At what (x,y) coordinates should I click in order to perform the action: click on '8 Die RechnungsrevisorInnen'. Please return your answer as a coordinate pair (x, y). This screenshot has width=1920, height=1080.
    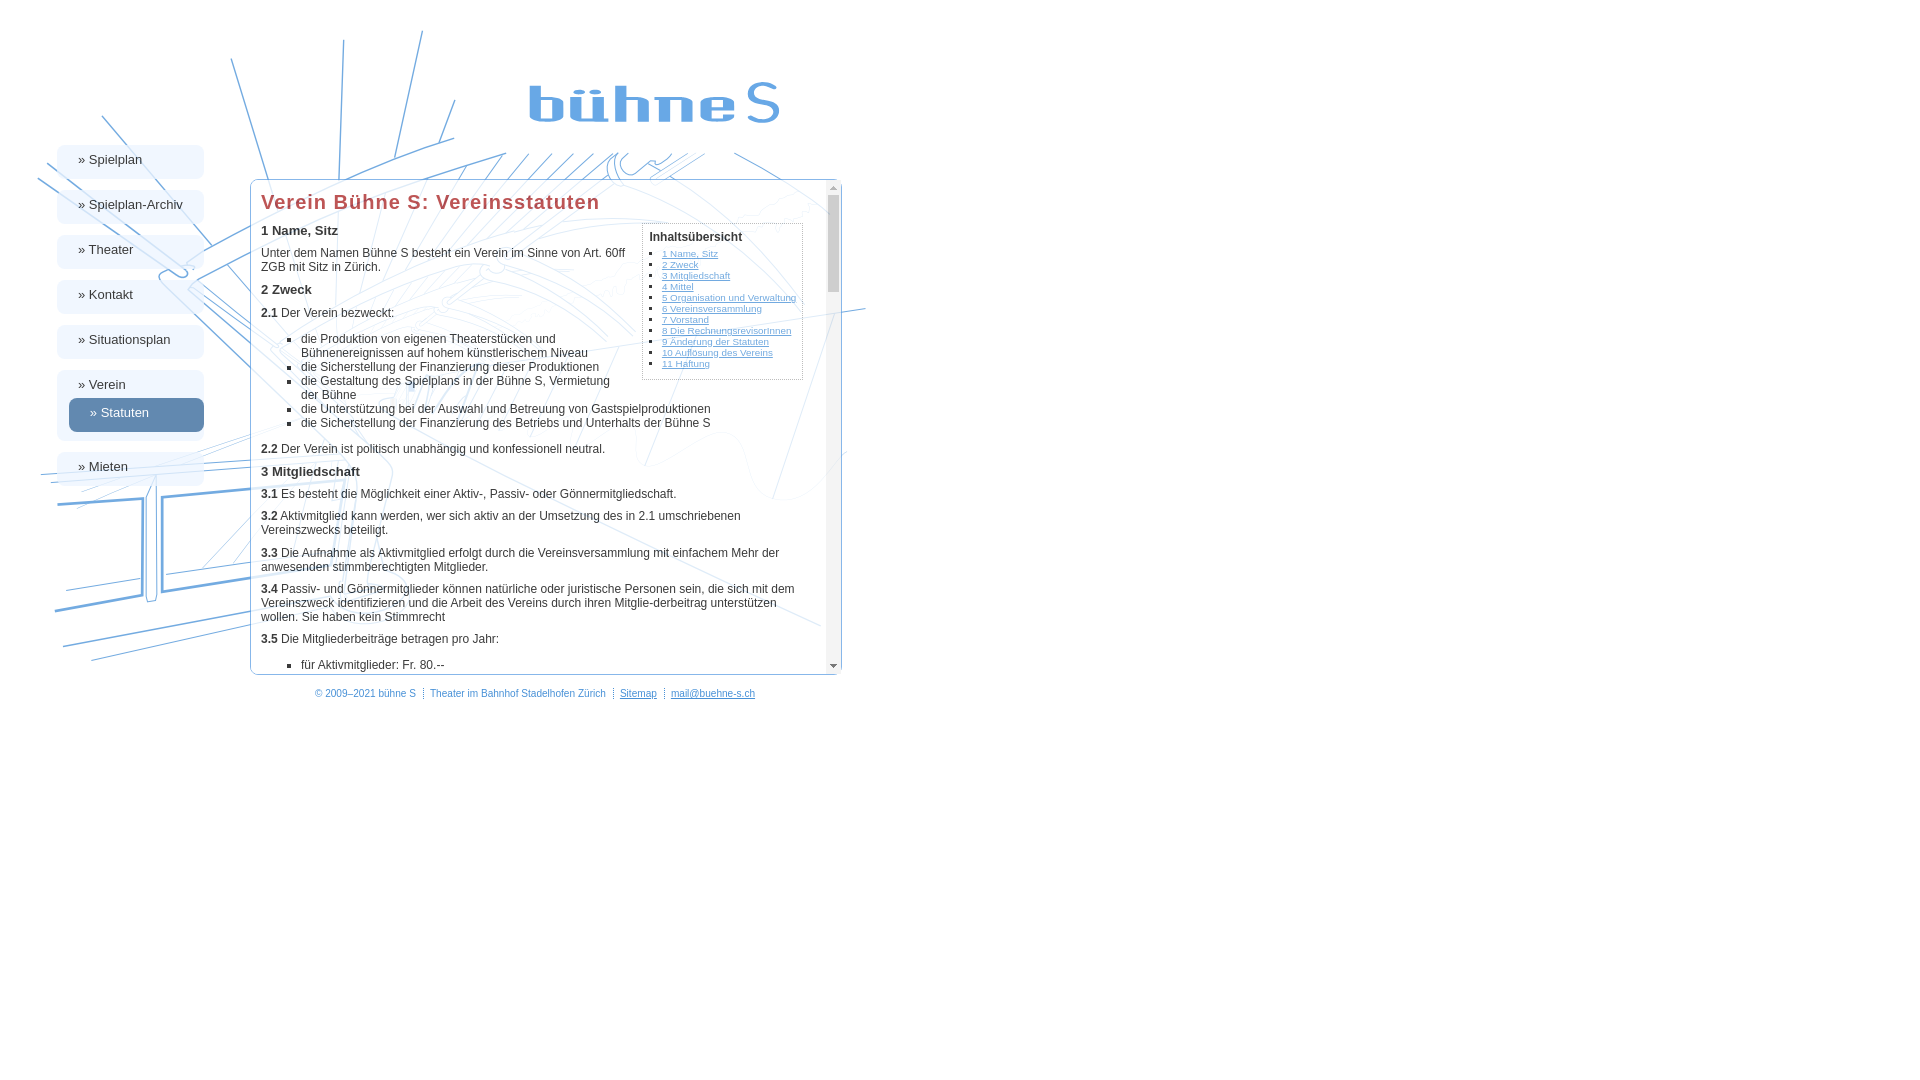
    Looking at the image, I should click on (725, 329).